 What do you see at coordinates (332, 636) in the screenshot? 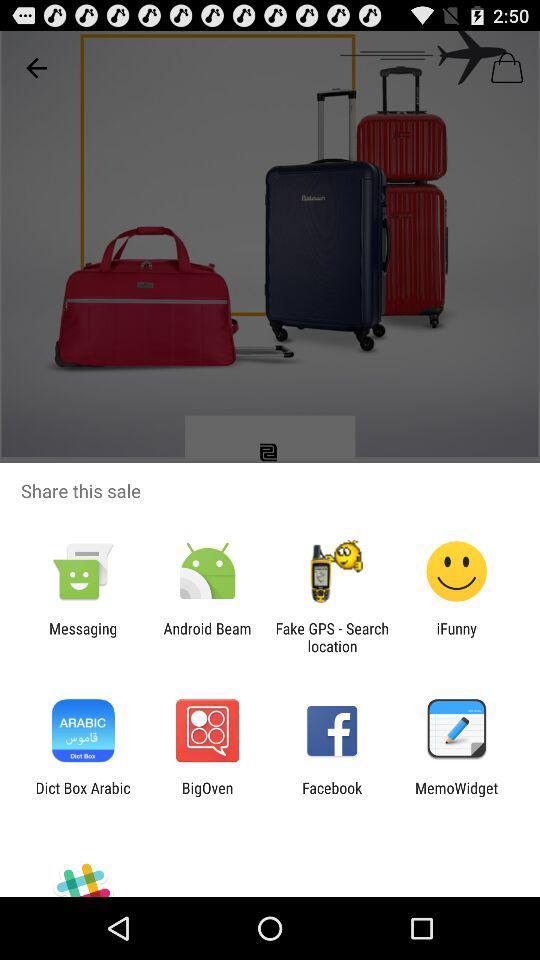
I see `item next to android beam icon` at bounding box center [332, 636].